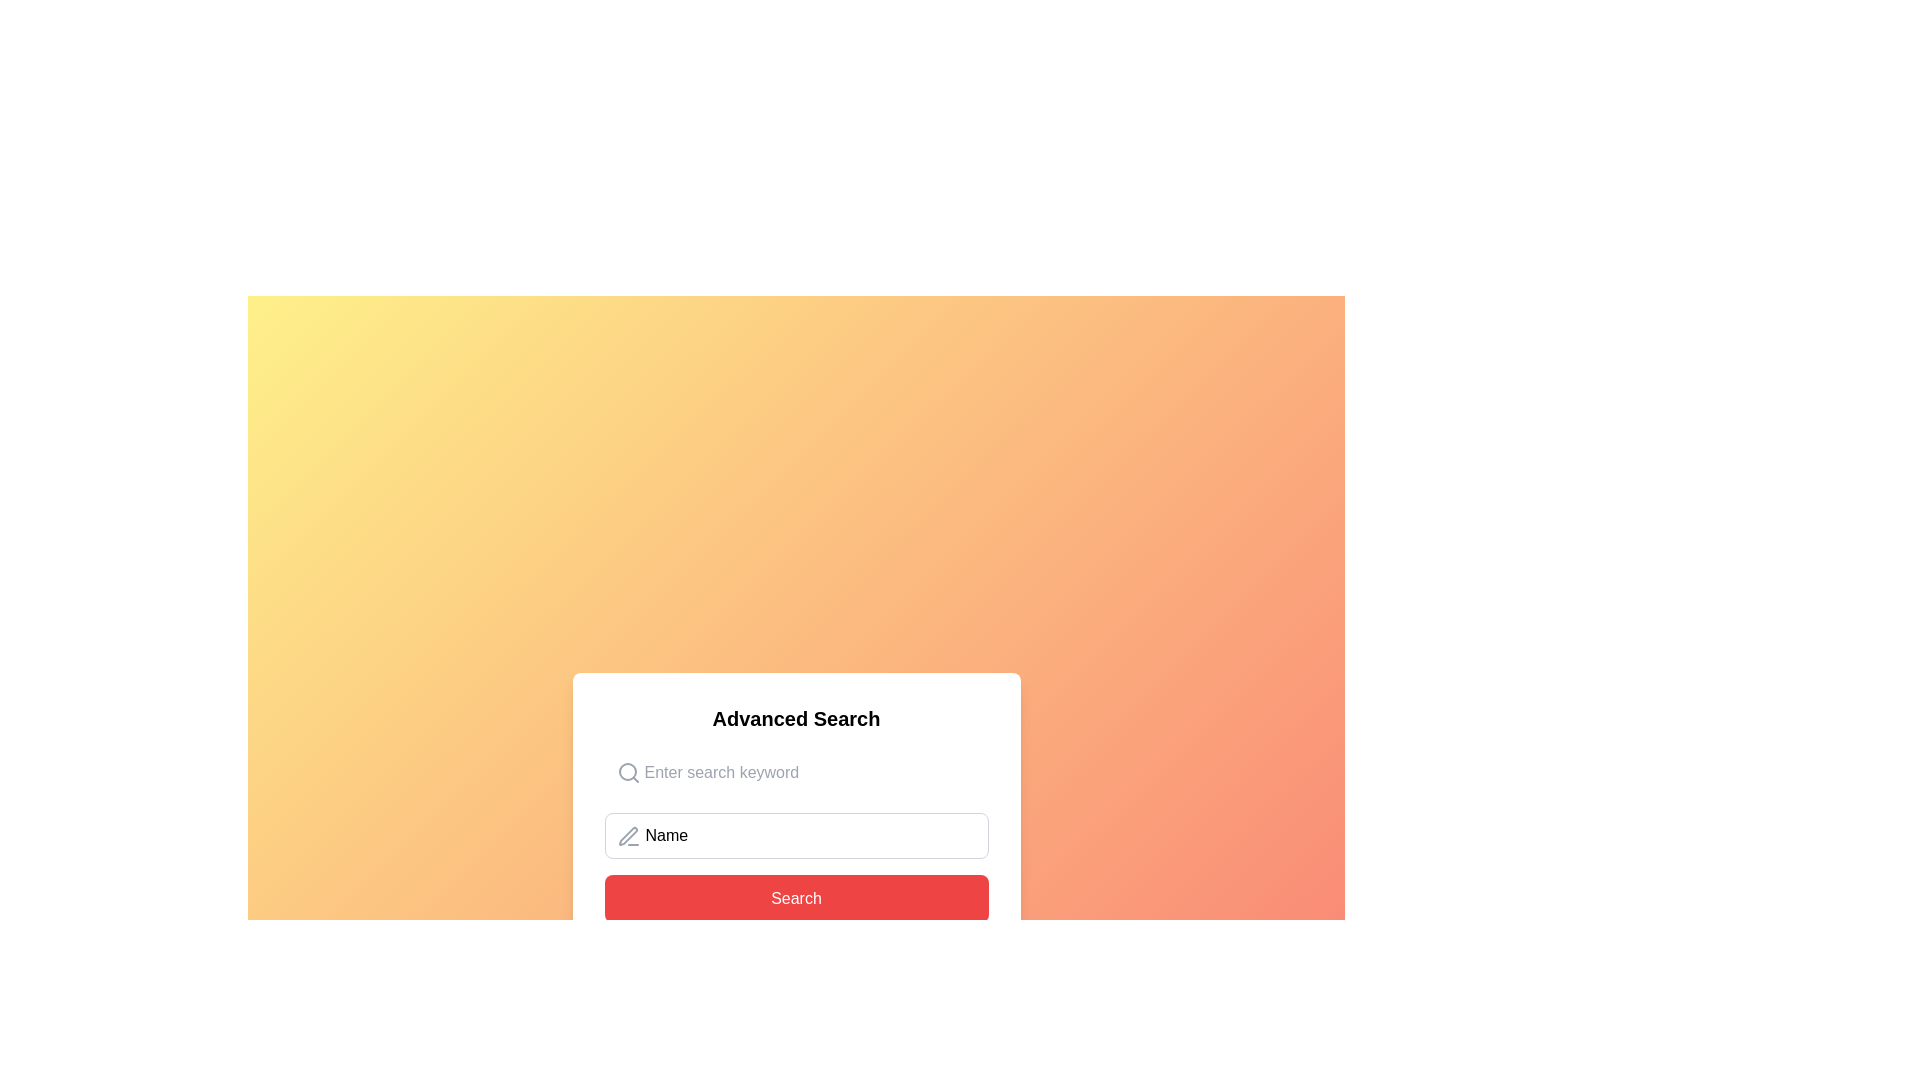  Describe the element at coordinates (795, 897) in the screenshot. I see `the submit button located in the 'Advanced Search' section below the 'Name' input field` at that location.